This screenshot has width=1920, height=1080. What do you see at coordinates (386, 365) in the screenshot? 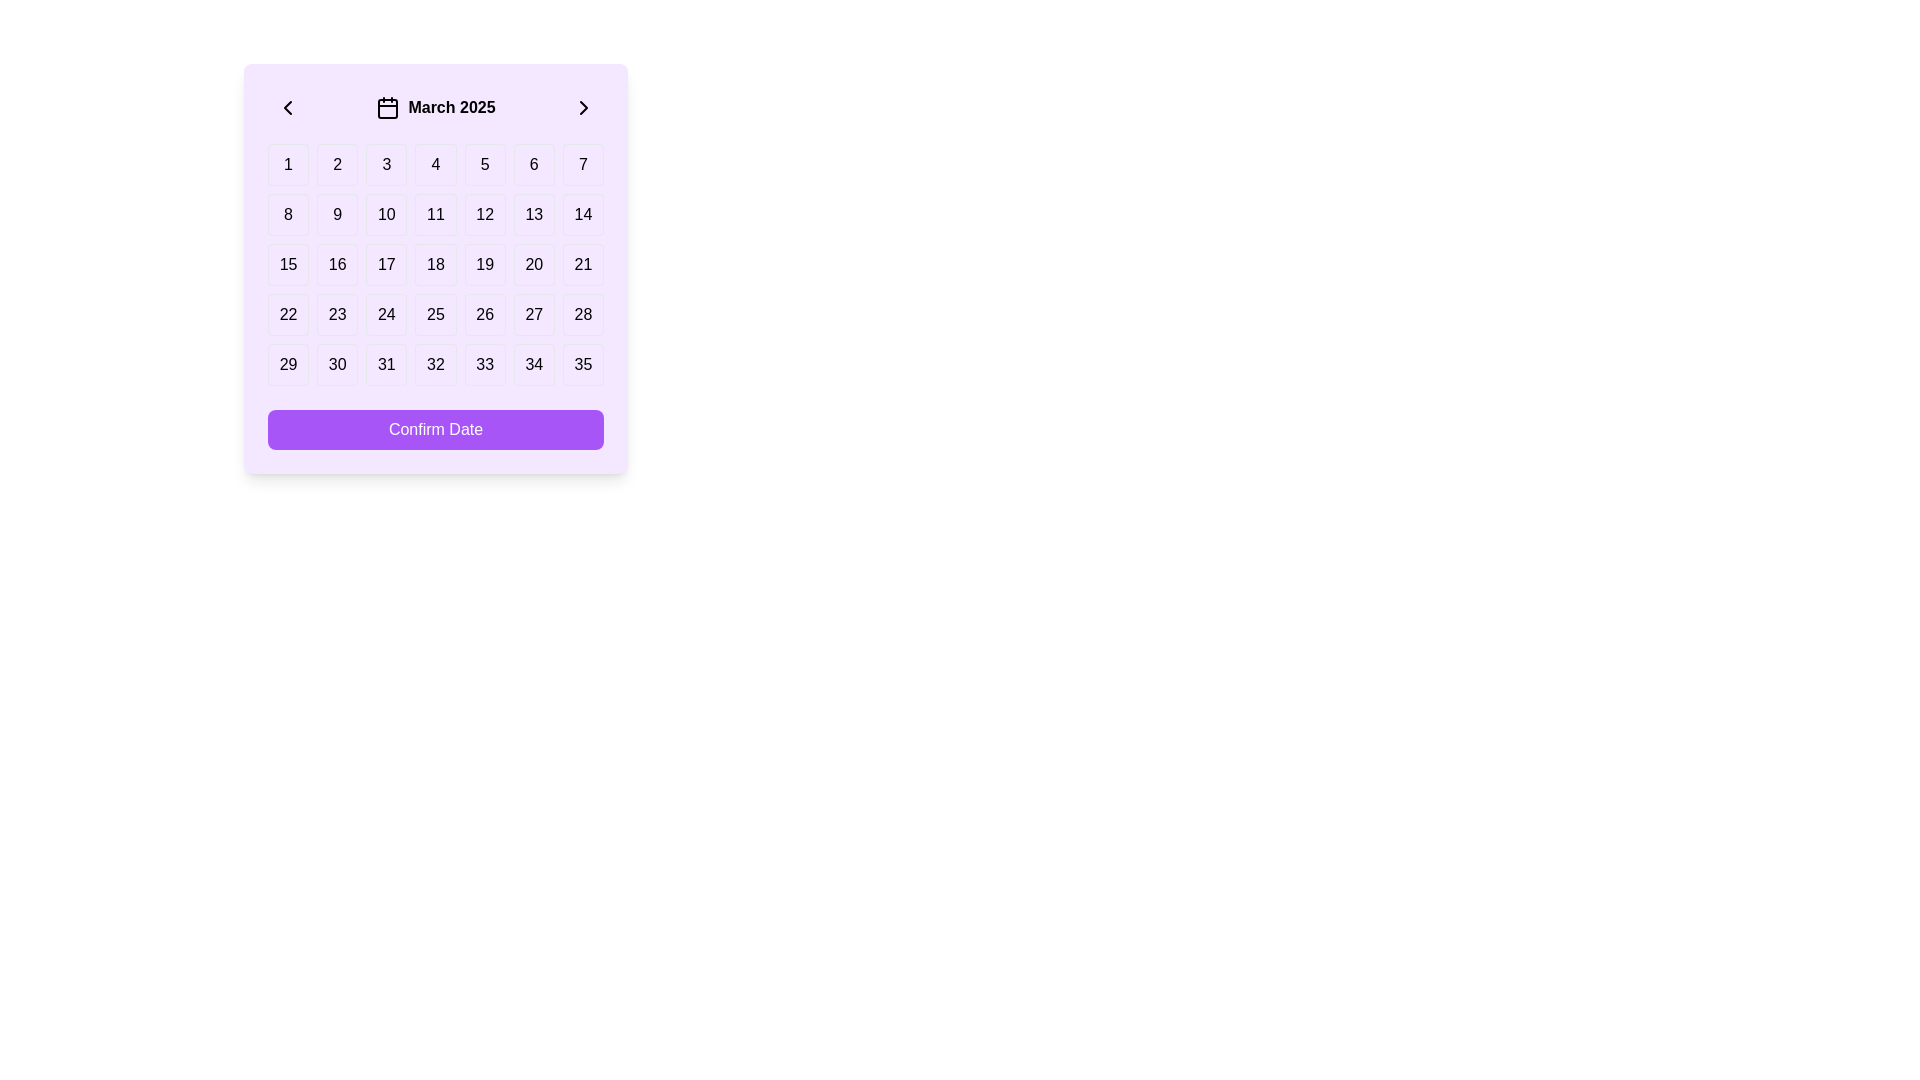
I see `to select the calendar day cell for March 31, 2025, which is located in the fifth row and third column of the calendar grid` at bounding box center [386, 365].